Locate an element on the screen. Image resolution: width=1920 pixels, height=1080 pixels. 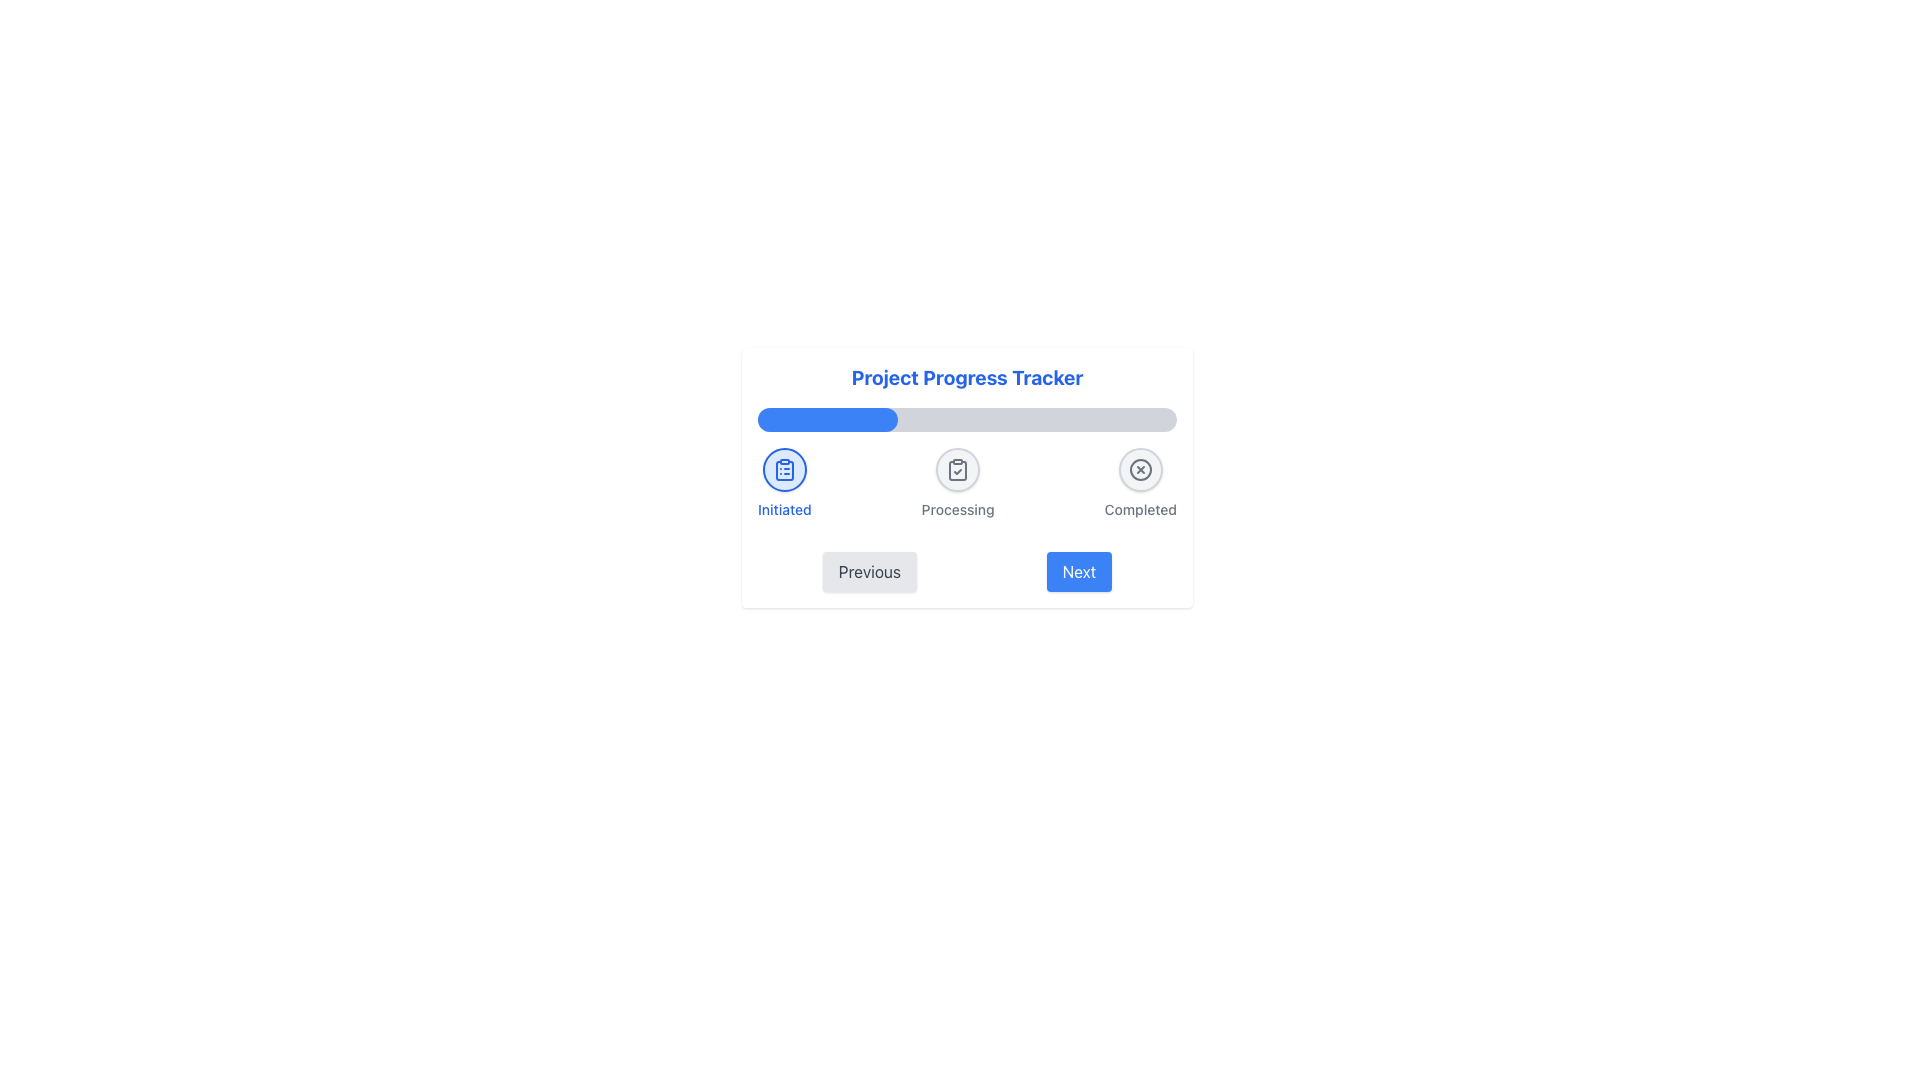
the blue 'Next' button with white text is located at coordinates (1078, 571).